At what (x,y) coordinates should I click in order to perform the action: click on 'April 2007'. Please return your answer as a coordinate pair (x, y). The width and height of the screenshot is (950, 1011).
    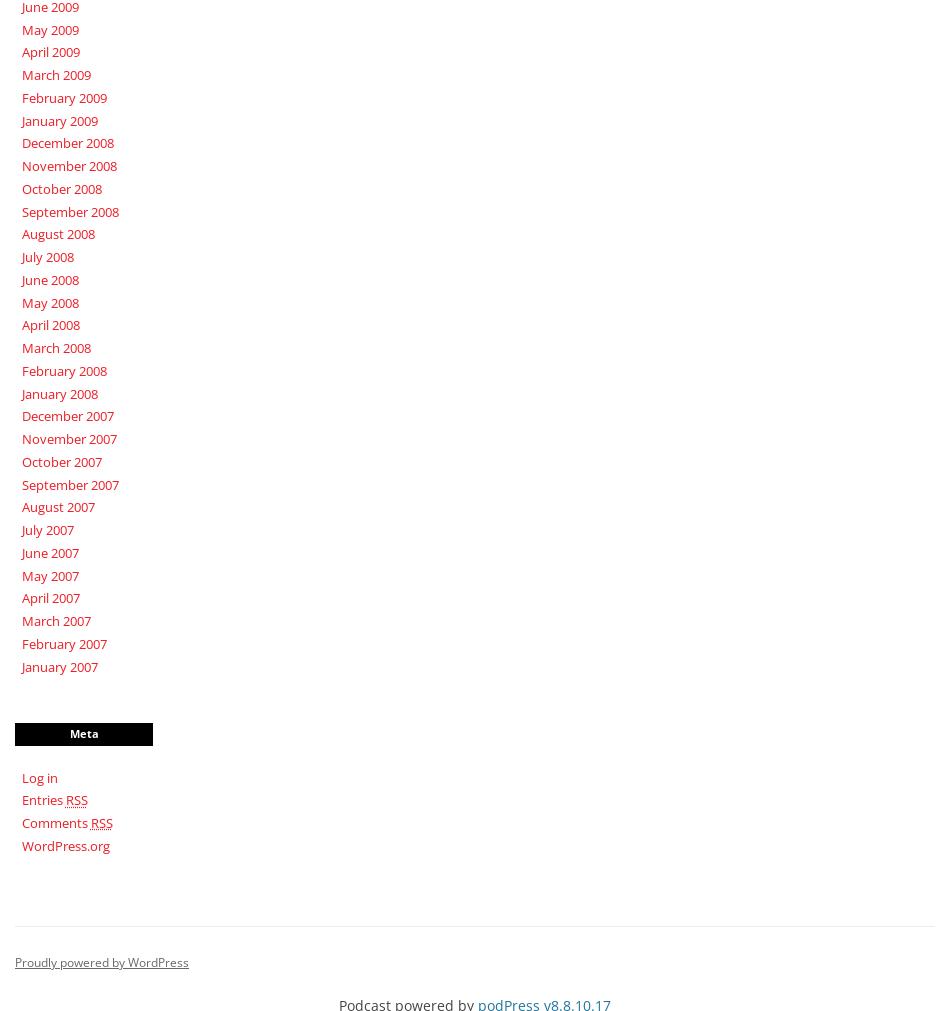
    Looking at the image, I should click on (49, 598).